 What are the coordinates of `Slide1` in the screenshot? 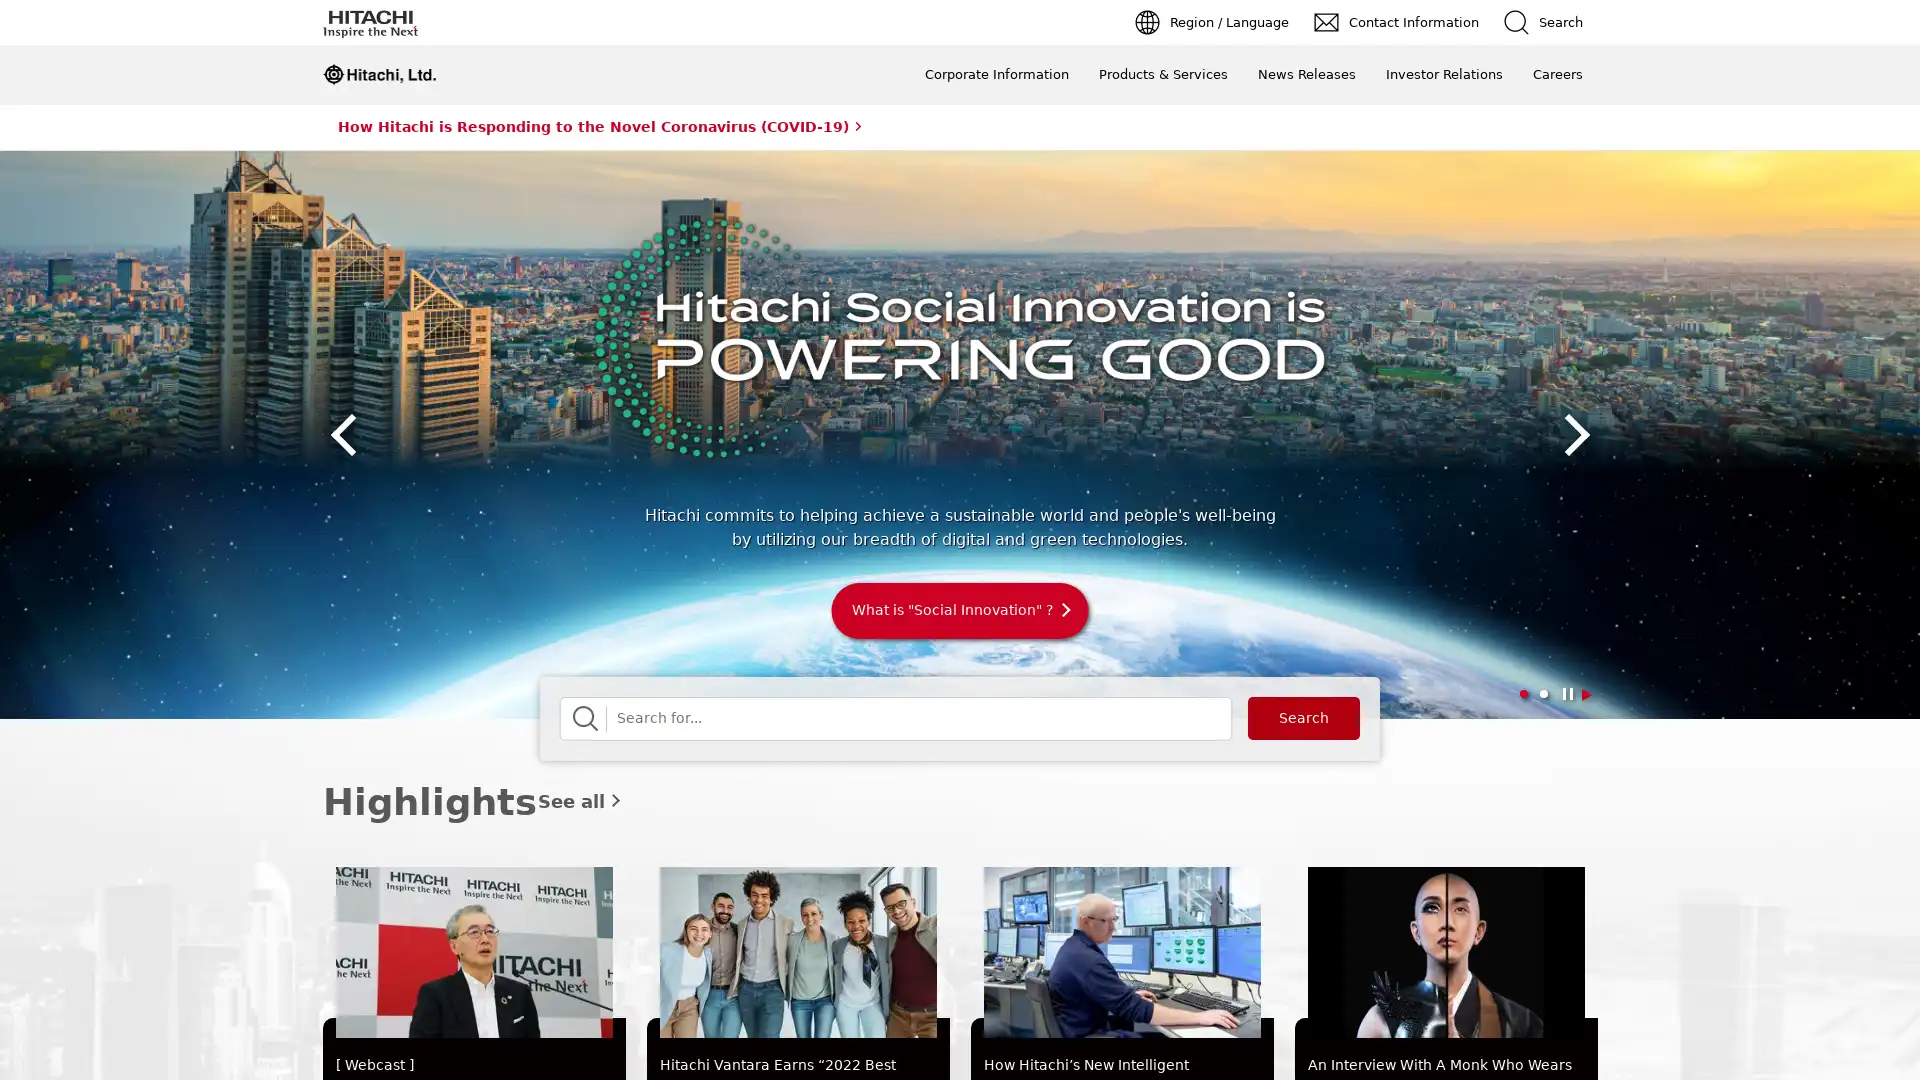 It's located at (1521, 693).